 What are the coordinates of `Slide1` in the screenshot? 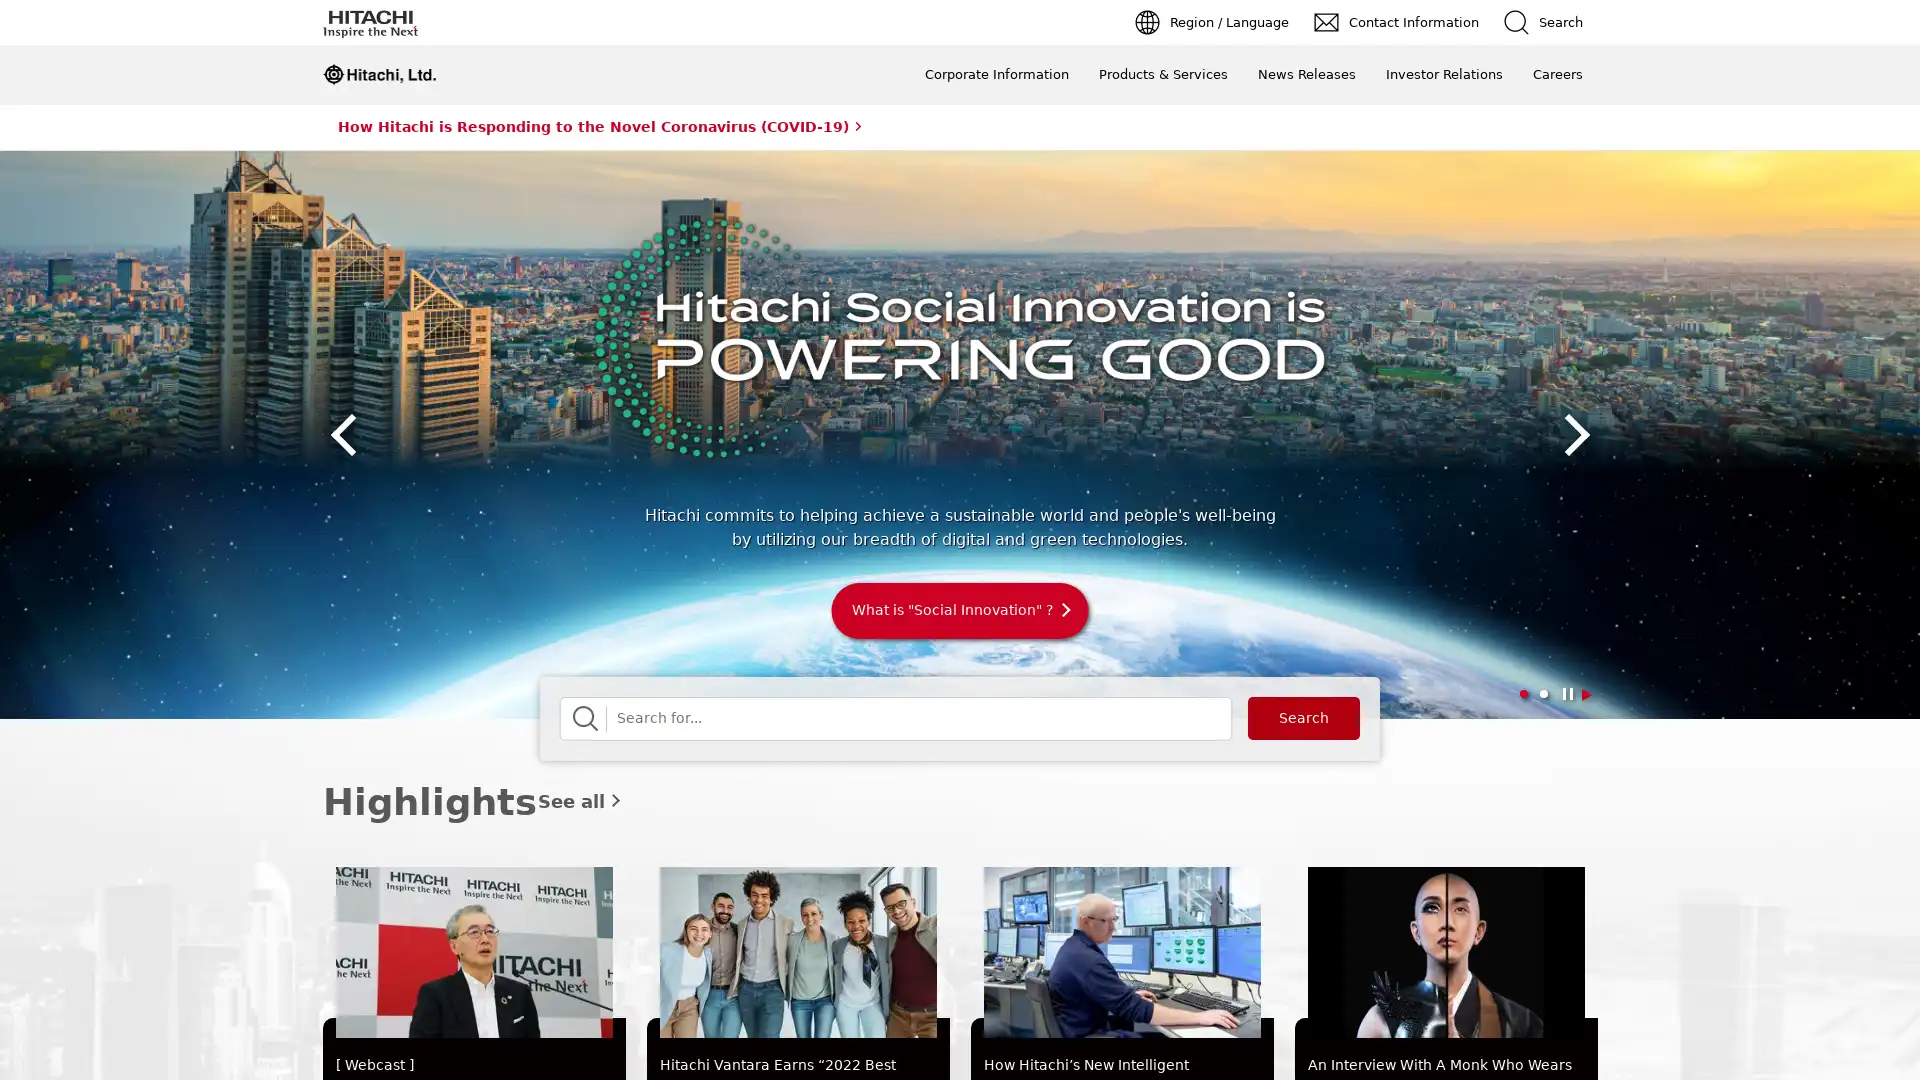 It's located at (1521, 693).